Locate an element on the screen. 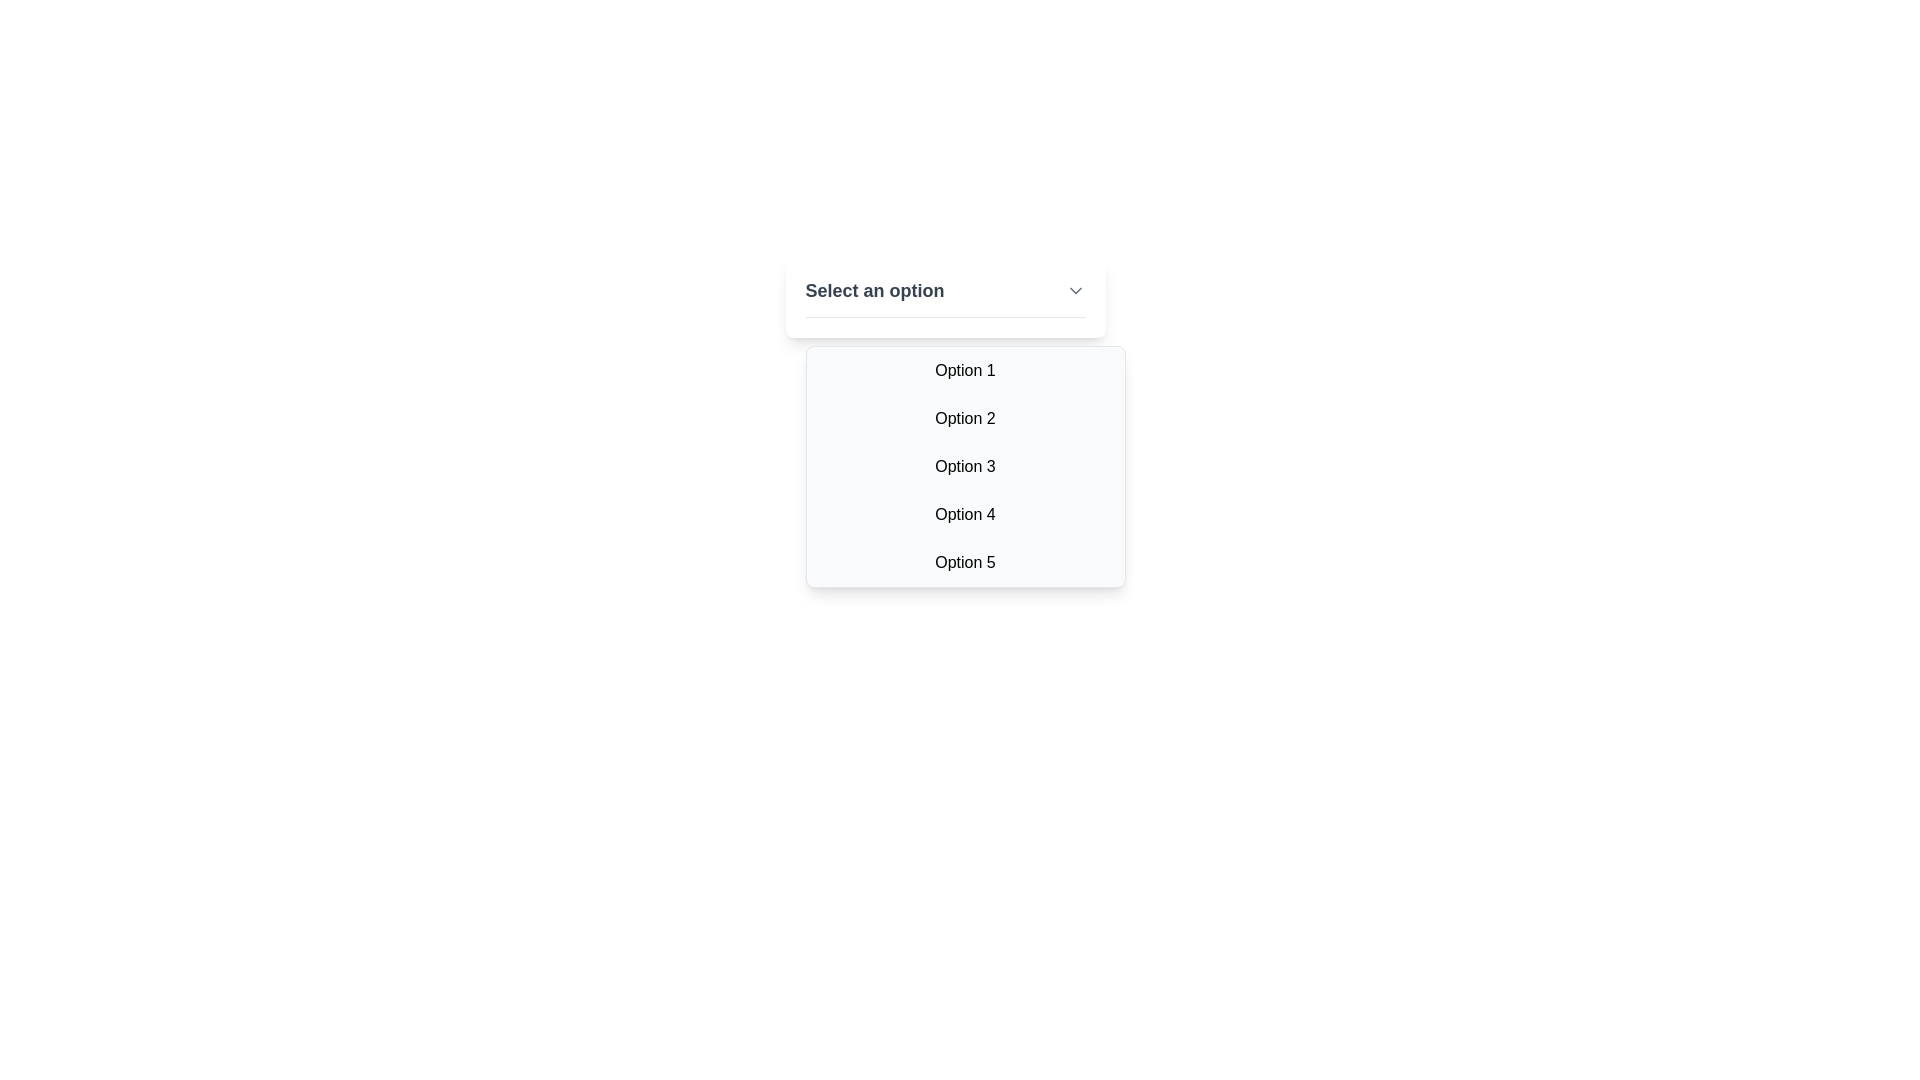 The height and width of the screenshot is (1080, 1920). the dropdown menu with a light gray background and rounded borders, located directly below the 'Select an option' button is located at coordinates (965, 466).